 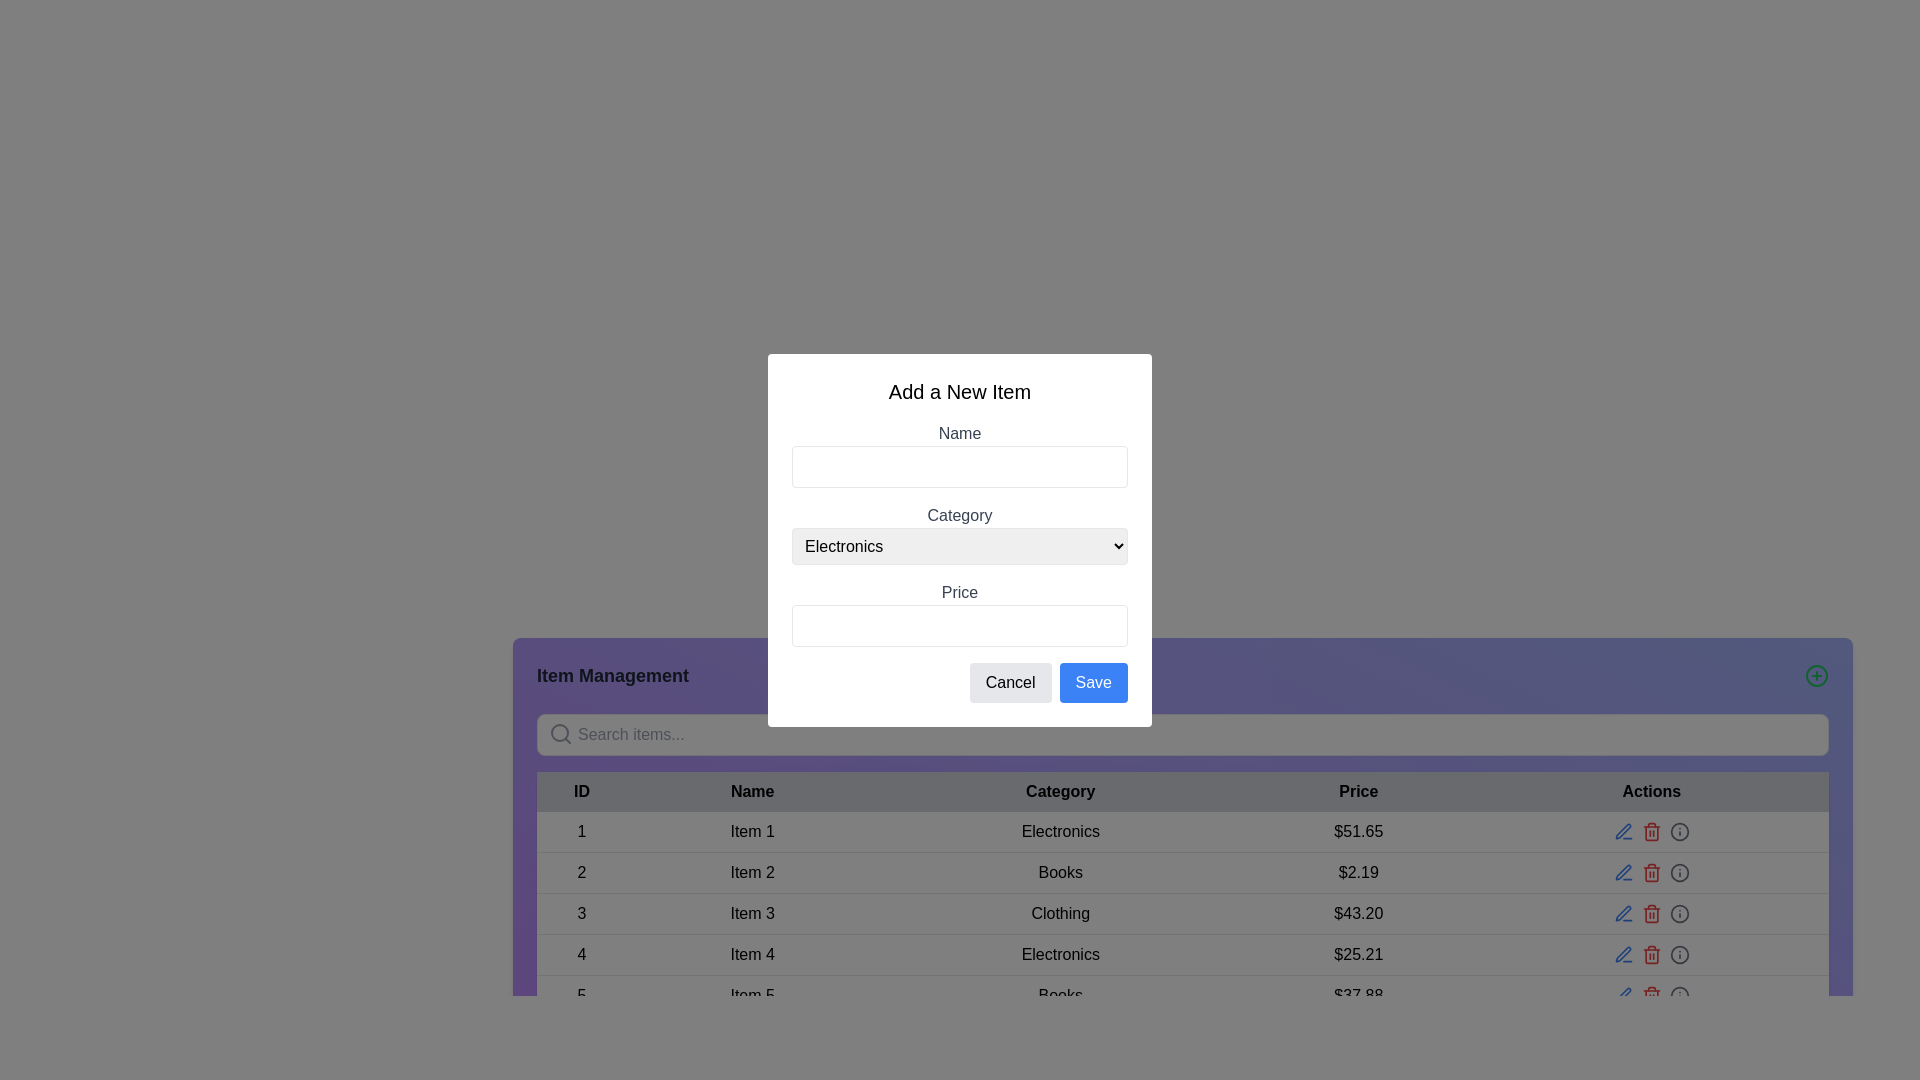 What do you see at coordinates (580, 871) in the screenshot?
I see `the Text display element showing the numerical identifier '2' in the ID column of the table's second row` at bounding box center [580, 871].